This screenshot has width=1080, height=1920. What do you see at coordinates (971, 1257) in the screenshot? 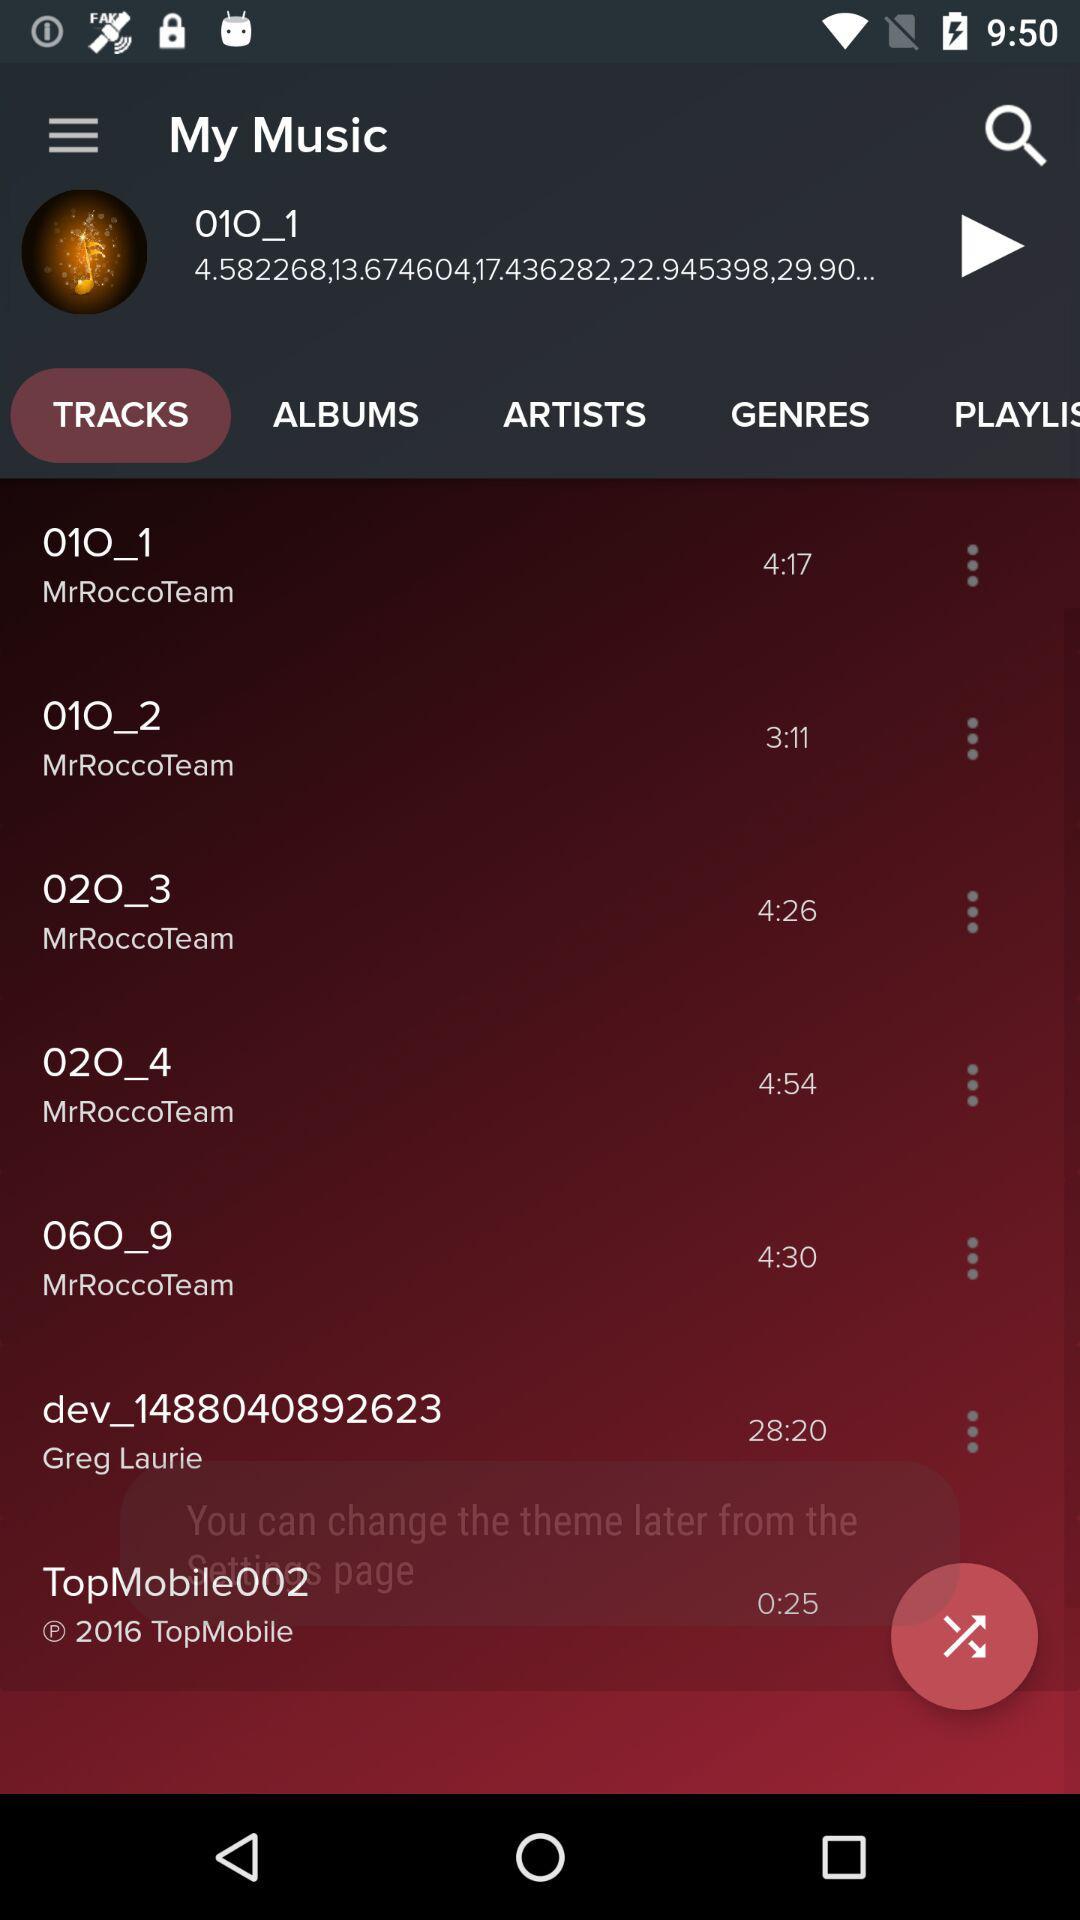
I see `the toggle is used to open the options` at bounding box center [971, 1257].